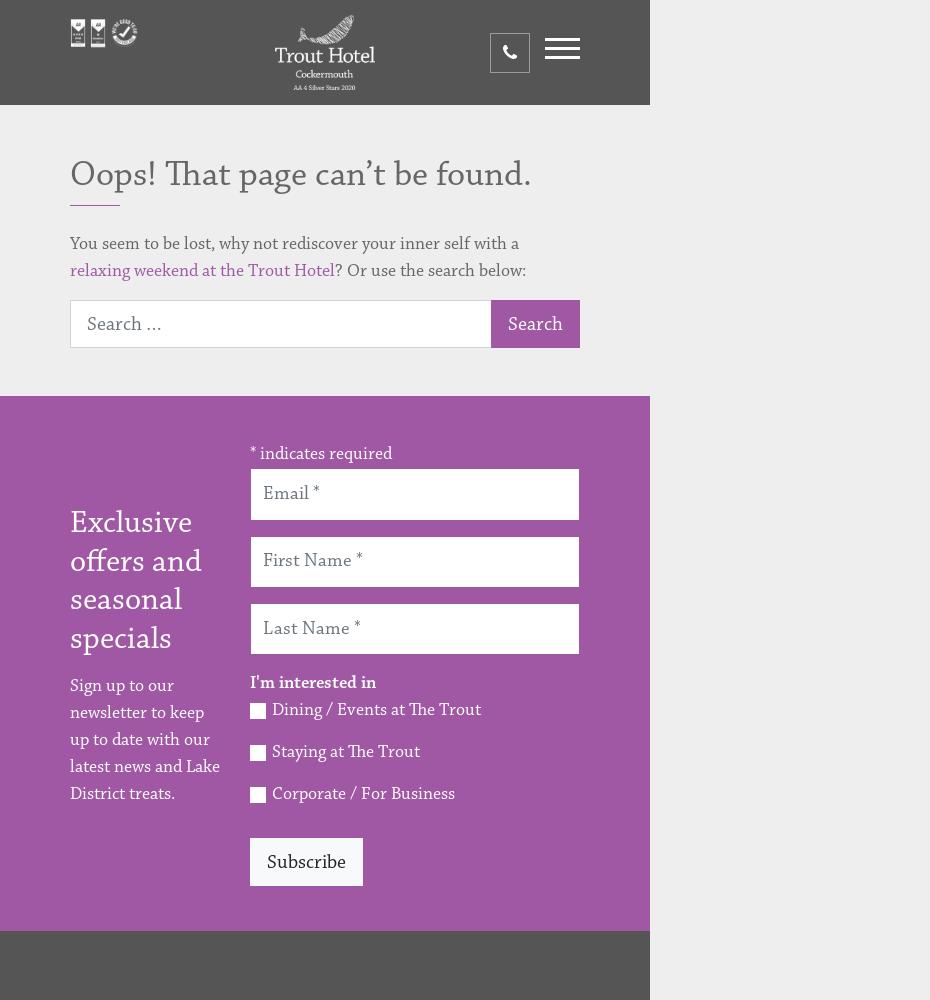  What do you see at coordinates (664, 530) in the screenshot?
I see `'Corporate'` at bounding box center [664, 530].